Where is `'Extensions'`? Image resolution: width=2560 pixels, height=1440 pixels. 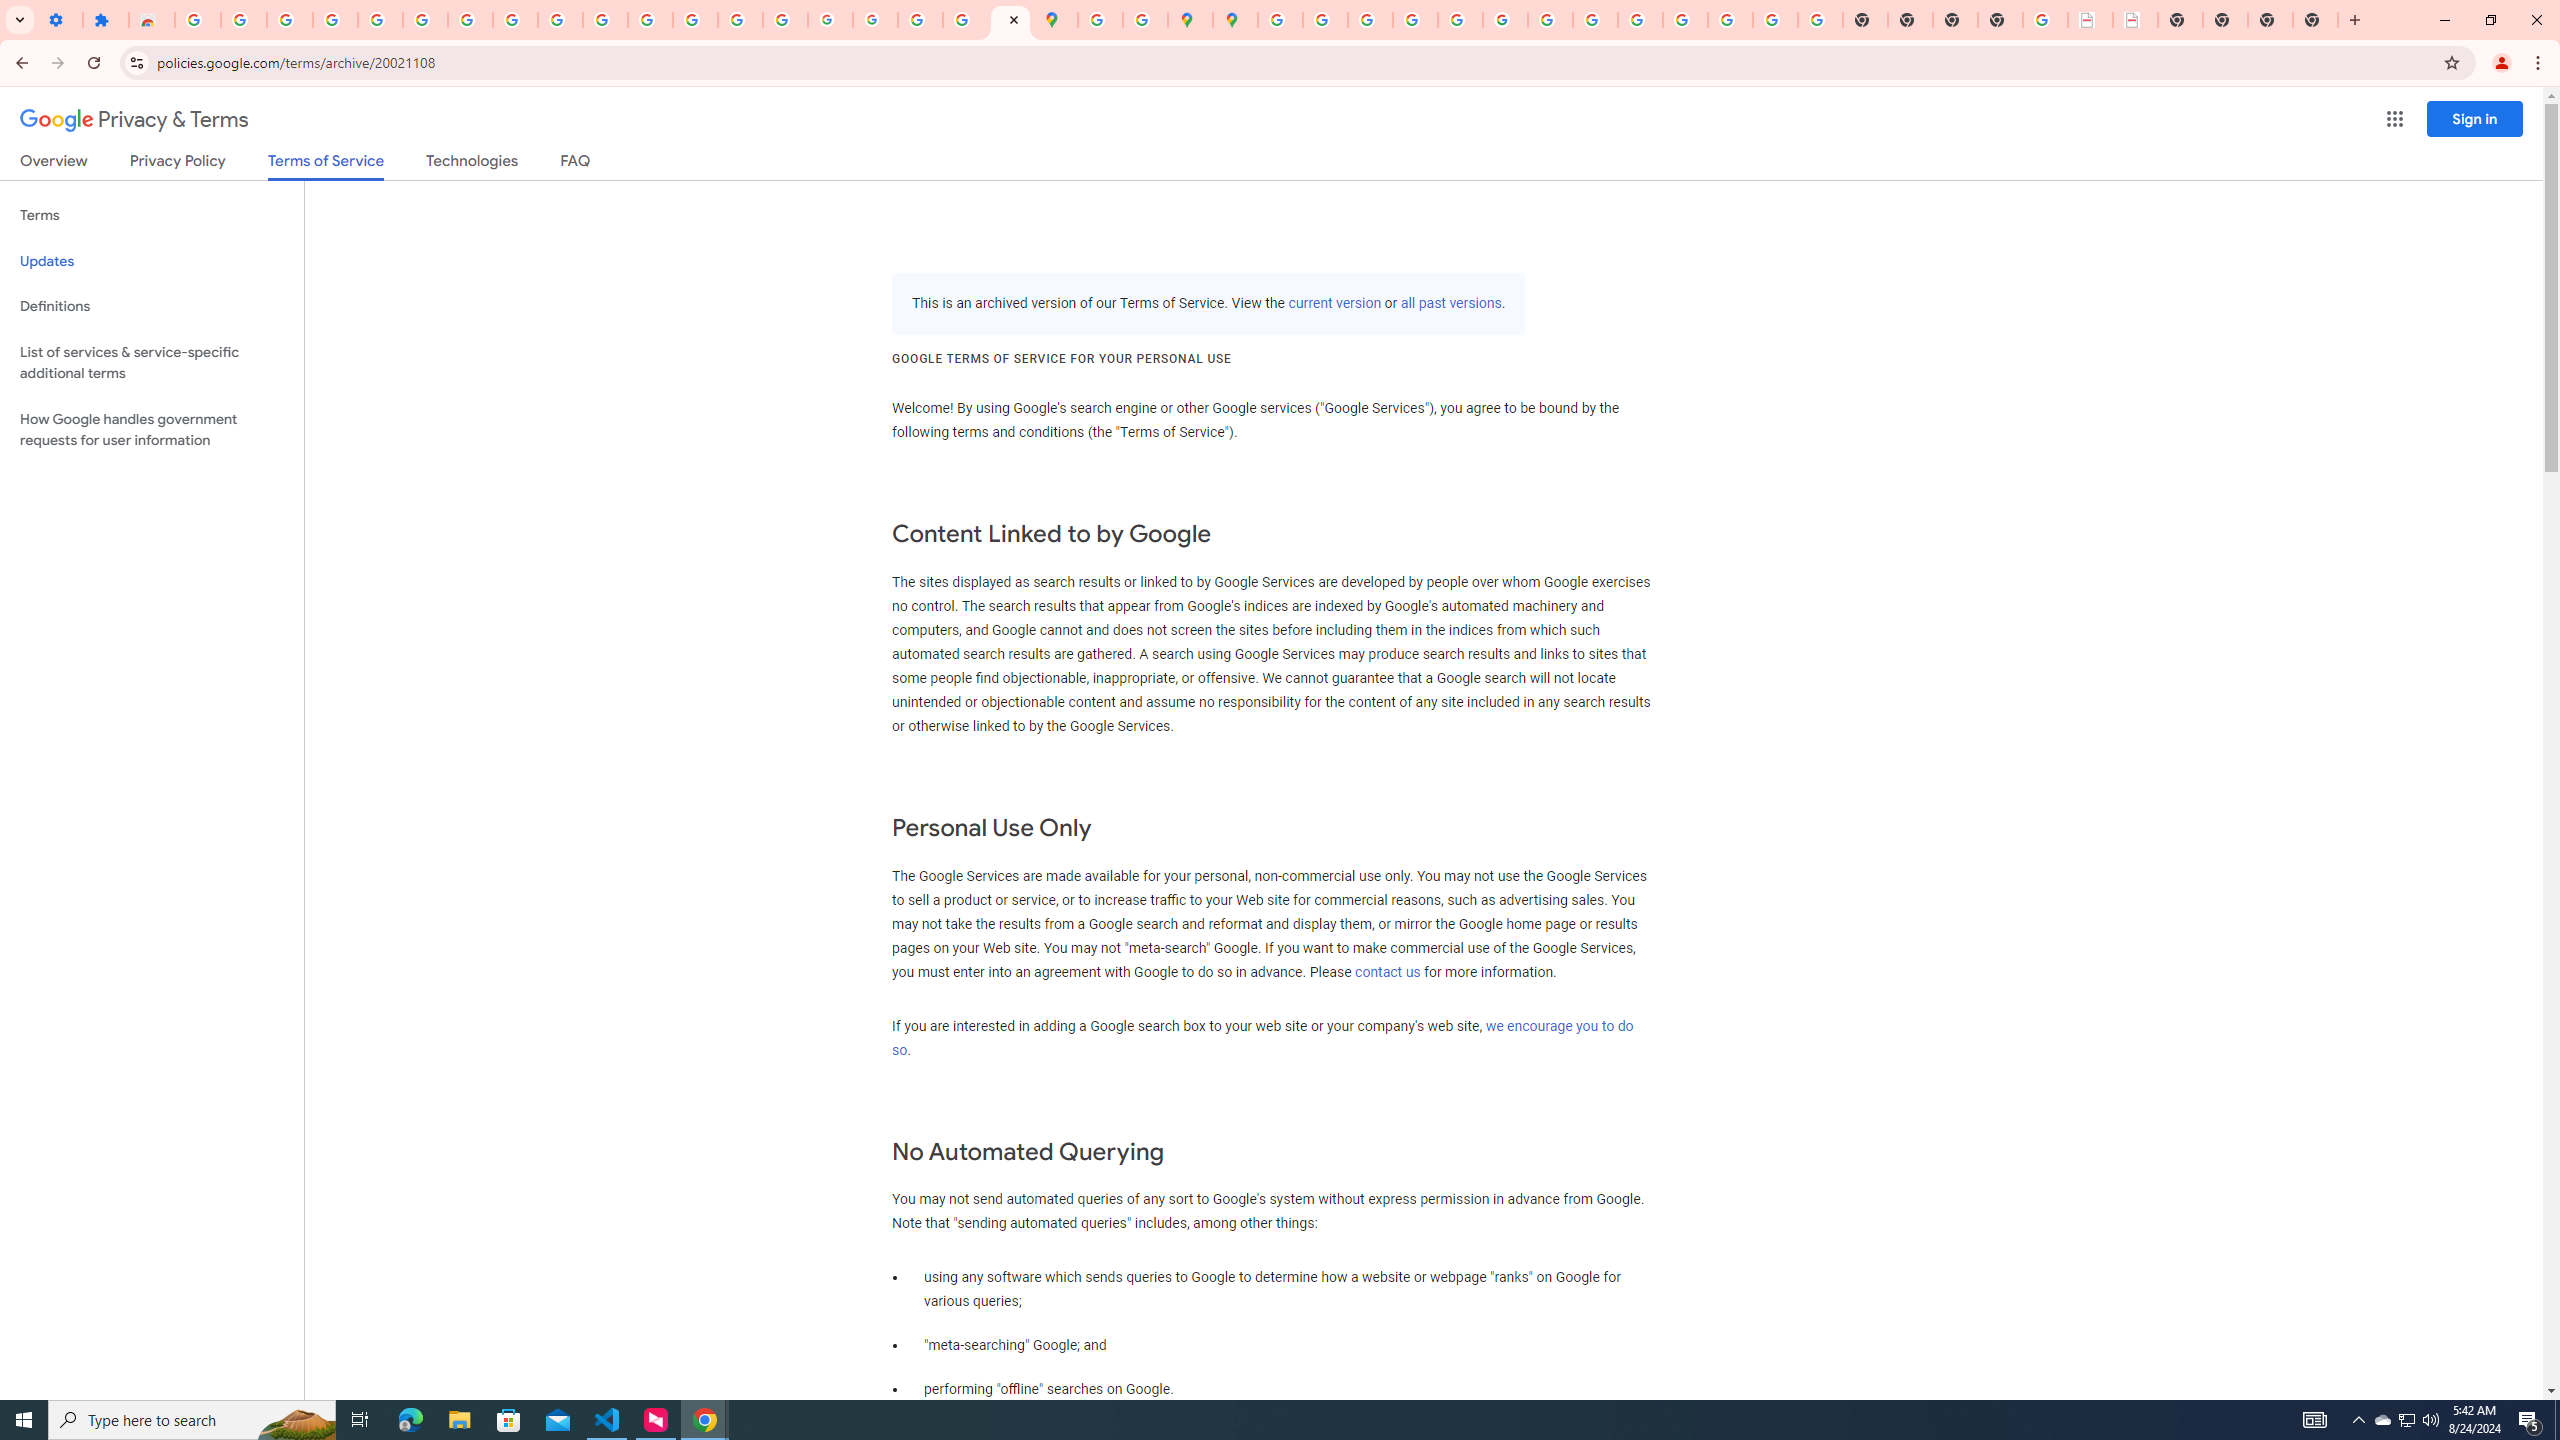
'Extensions' is located at coordinates (105, 19).